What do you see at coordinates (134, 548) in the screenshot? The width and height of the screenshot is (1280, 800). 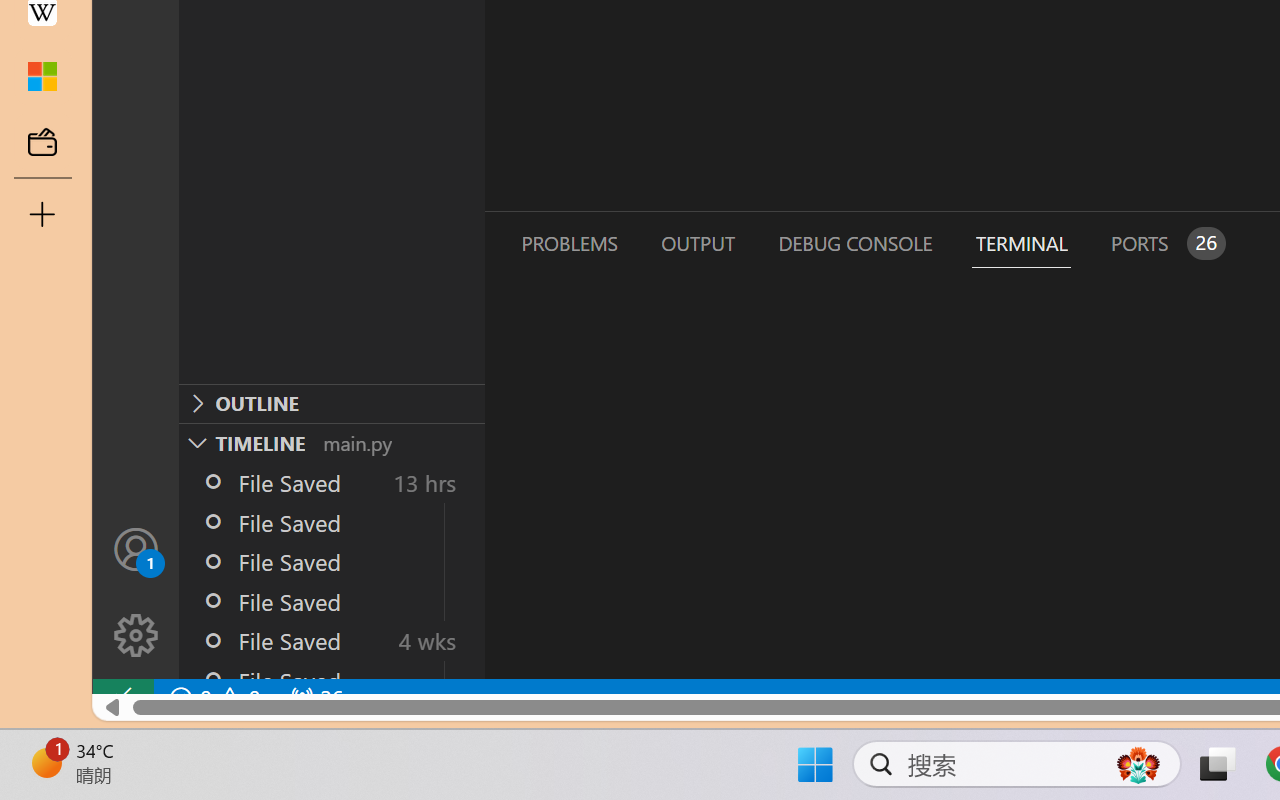 I see `'Accounts - Sign in requested'` at bounding box center [134, 548].